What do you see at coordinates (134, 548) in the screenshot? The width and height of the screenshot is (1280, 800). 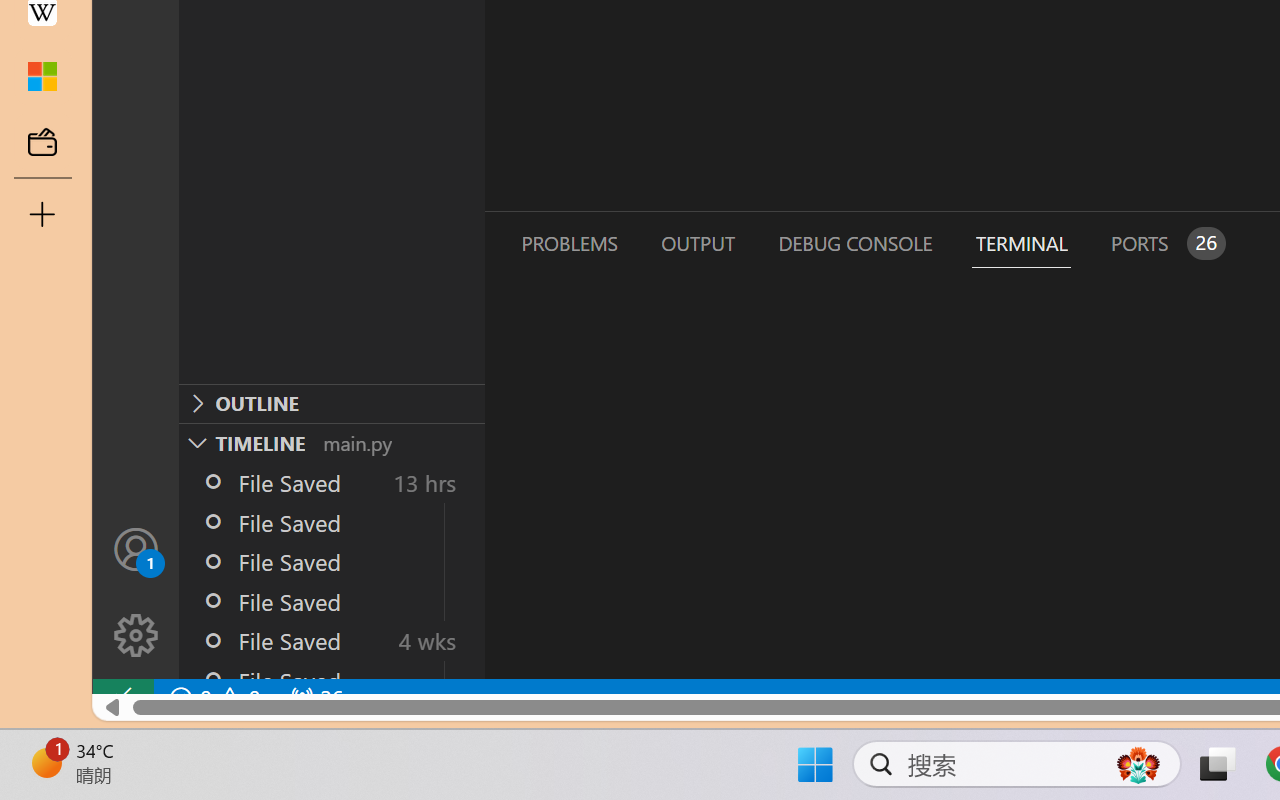 I see `'Accounts - Sign in requested'` at bounding box center [134, 548].